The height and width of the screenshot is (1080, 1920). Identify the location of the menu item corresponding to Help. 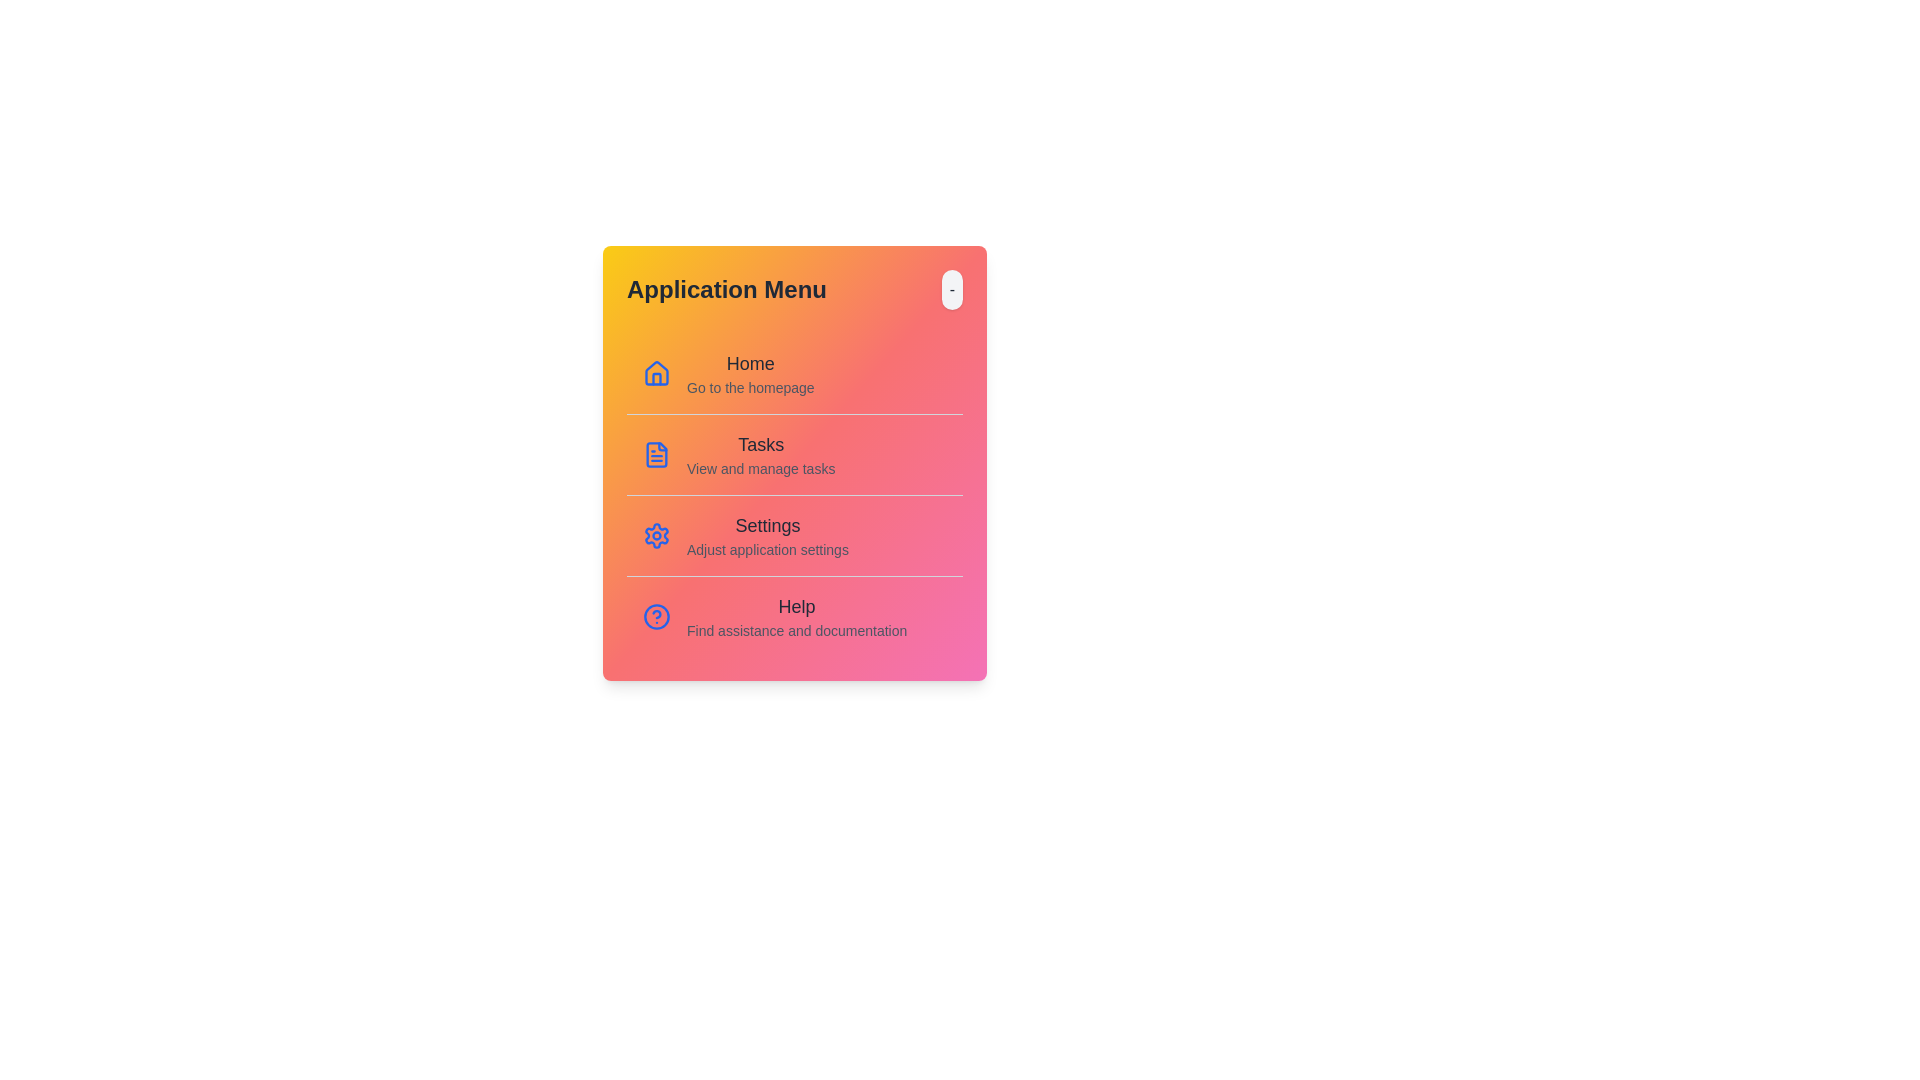
(794, 615).